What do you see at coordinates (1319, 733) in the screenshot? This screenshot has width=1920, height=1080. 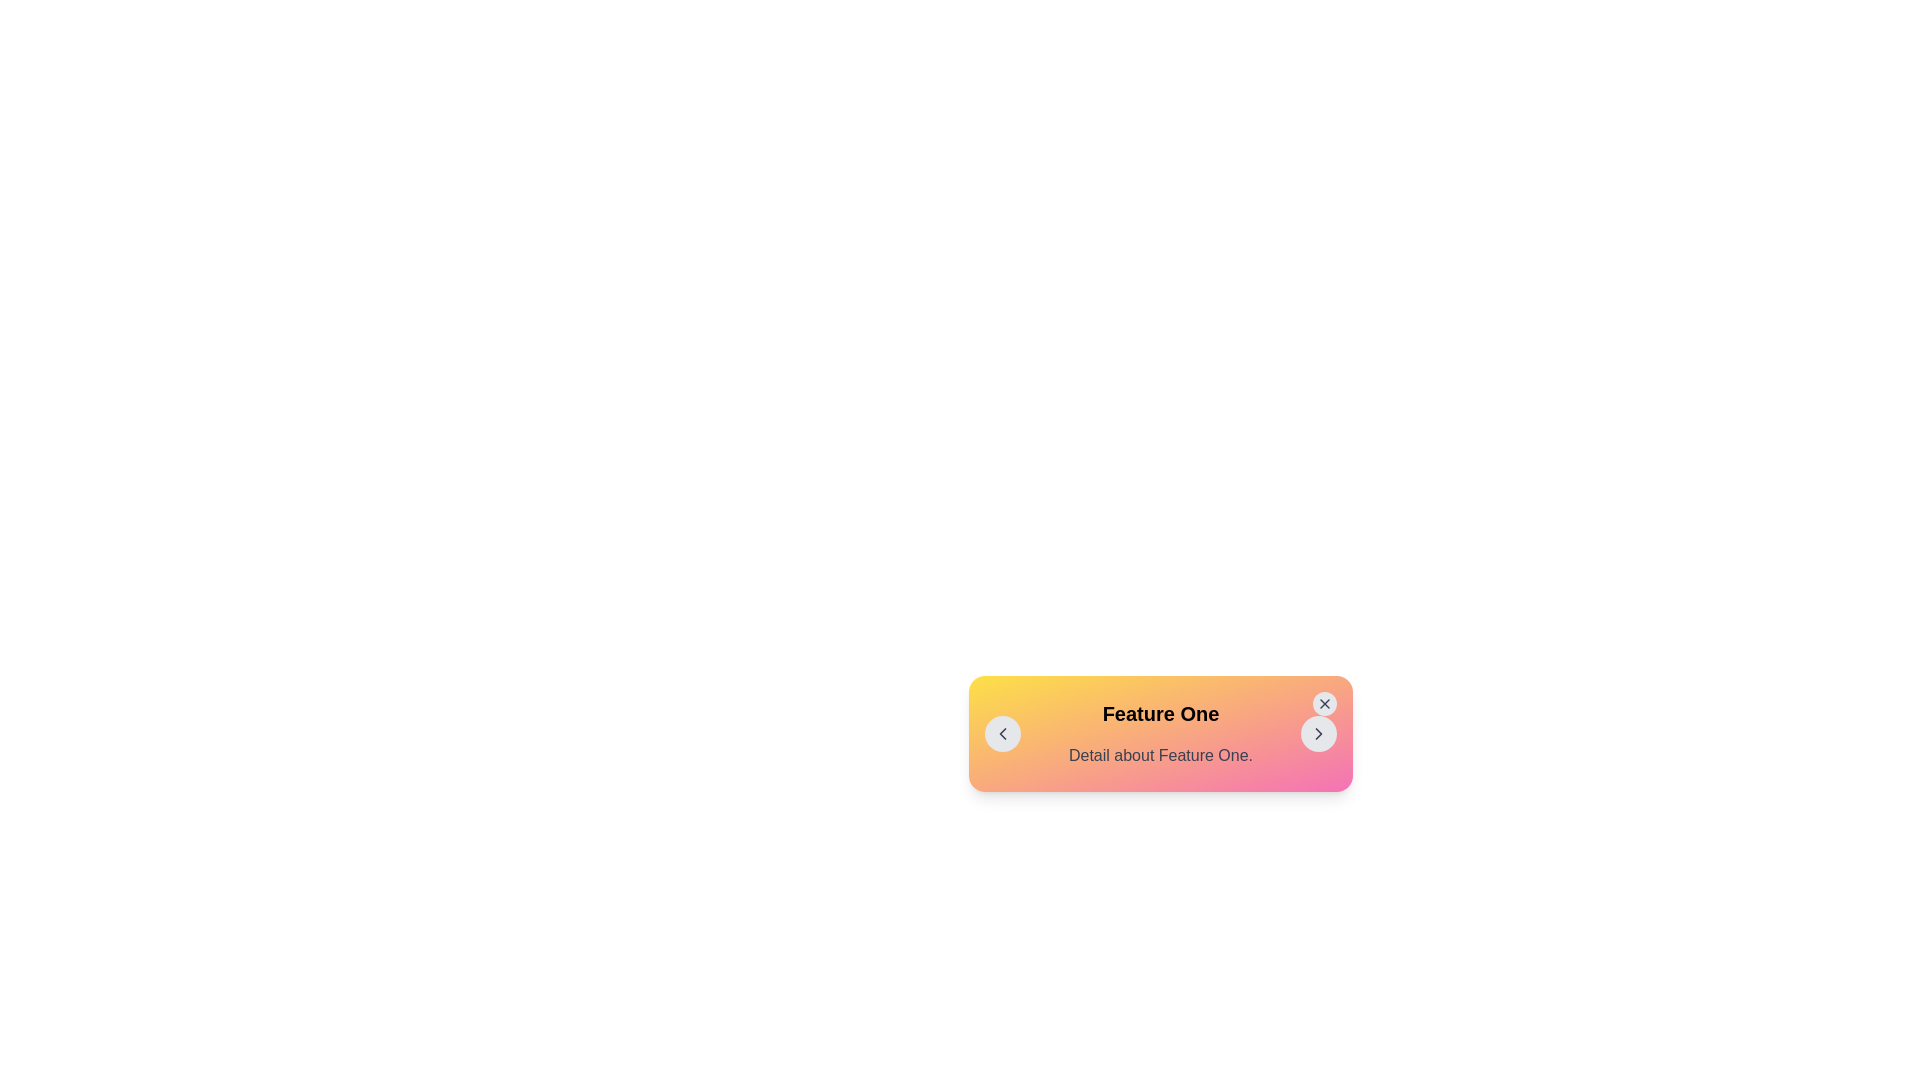 I see `the navigation button located at the mid-right side of the card titled 'Feature One'` at bounding box center [1319, 733].